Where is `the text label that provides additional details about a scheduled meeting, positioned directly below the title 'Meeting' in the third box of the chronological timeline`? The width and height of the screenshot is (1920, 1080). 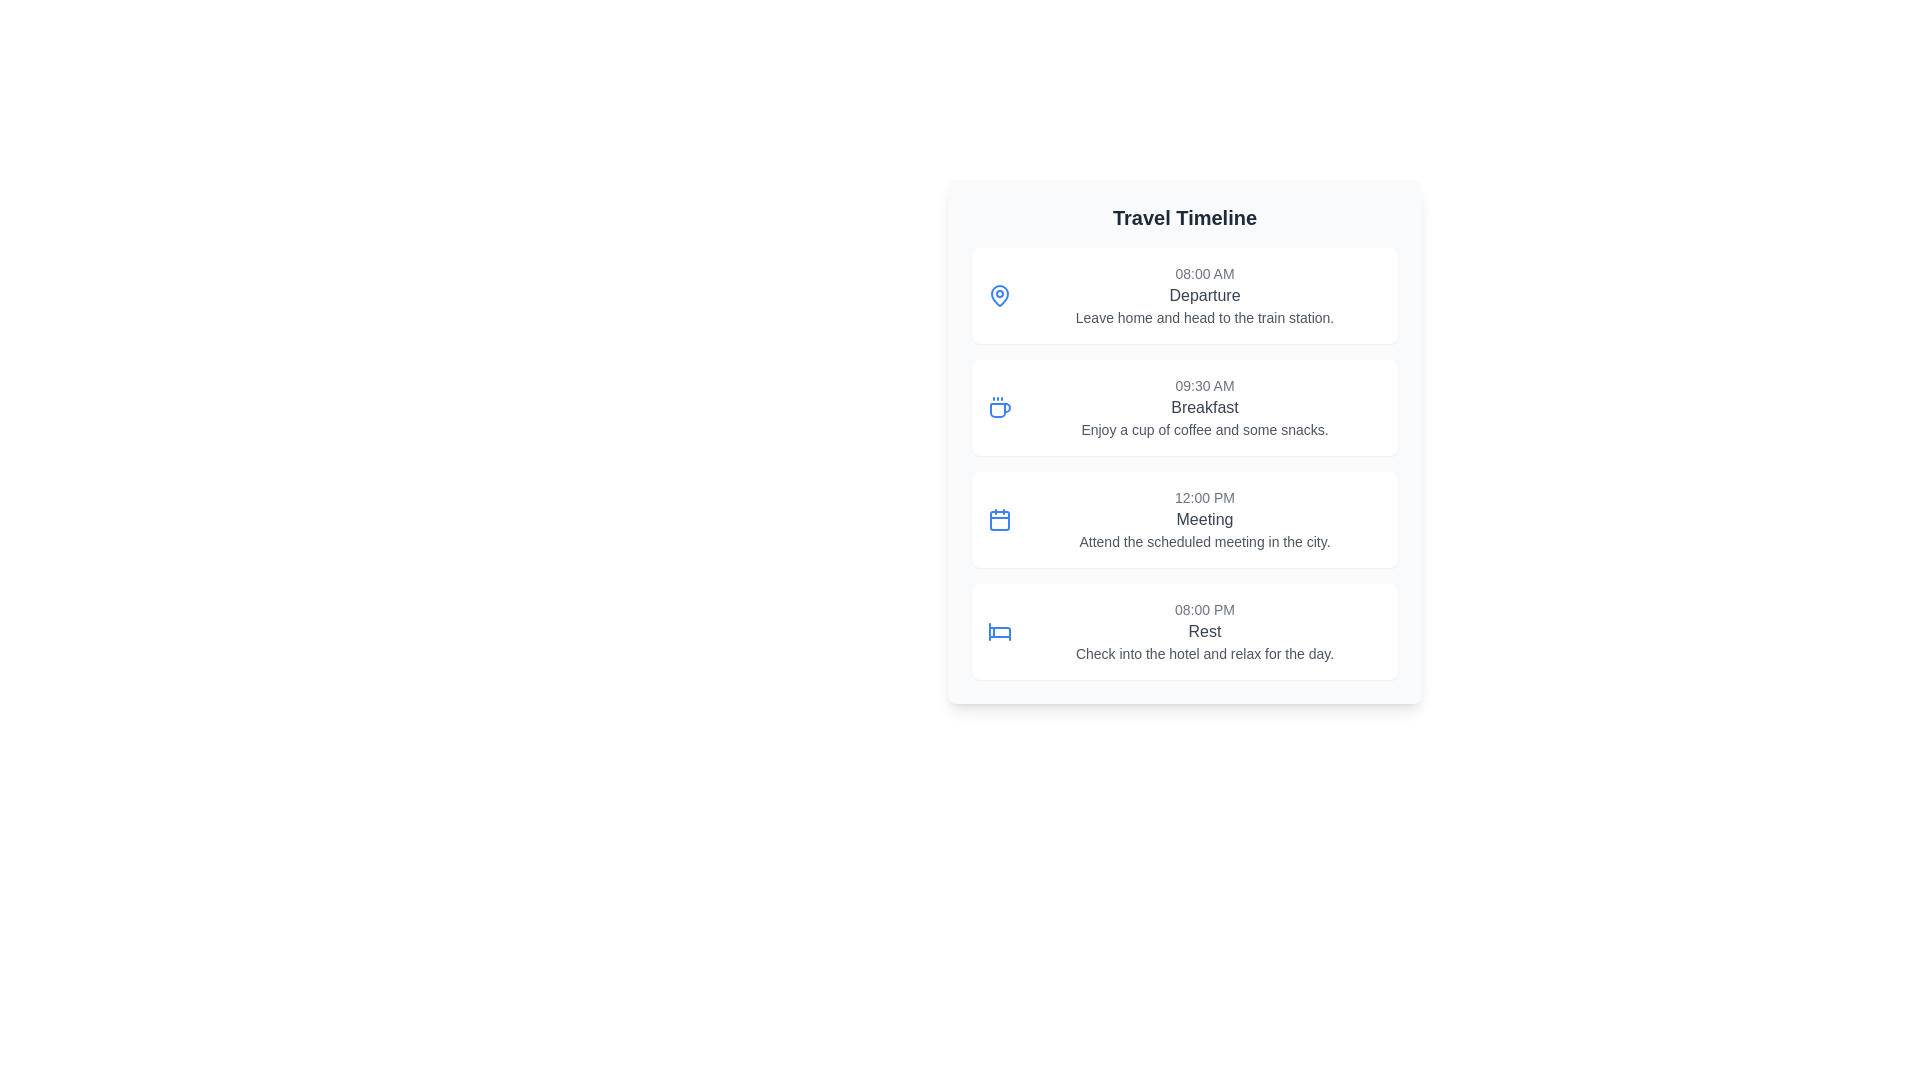
the text label that provides additional details about a scheduled meeting, positioned directly below the title 'Meeting' in the third box of the chronological timeline is located at coordinates (1203, 542).